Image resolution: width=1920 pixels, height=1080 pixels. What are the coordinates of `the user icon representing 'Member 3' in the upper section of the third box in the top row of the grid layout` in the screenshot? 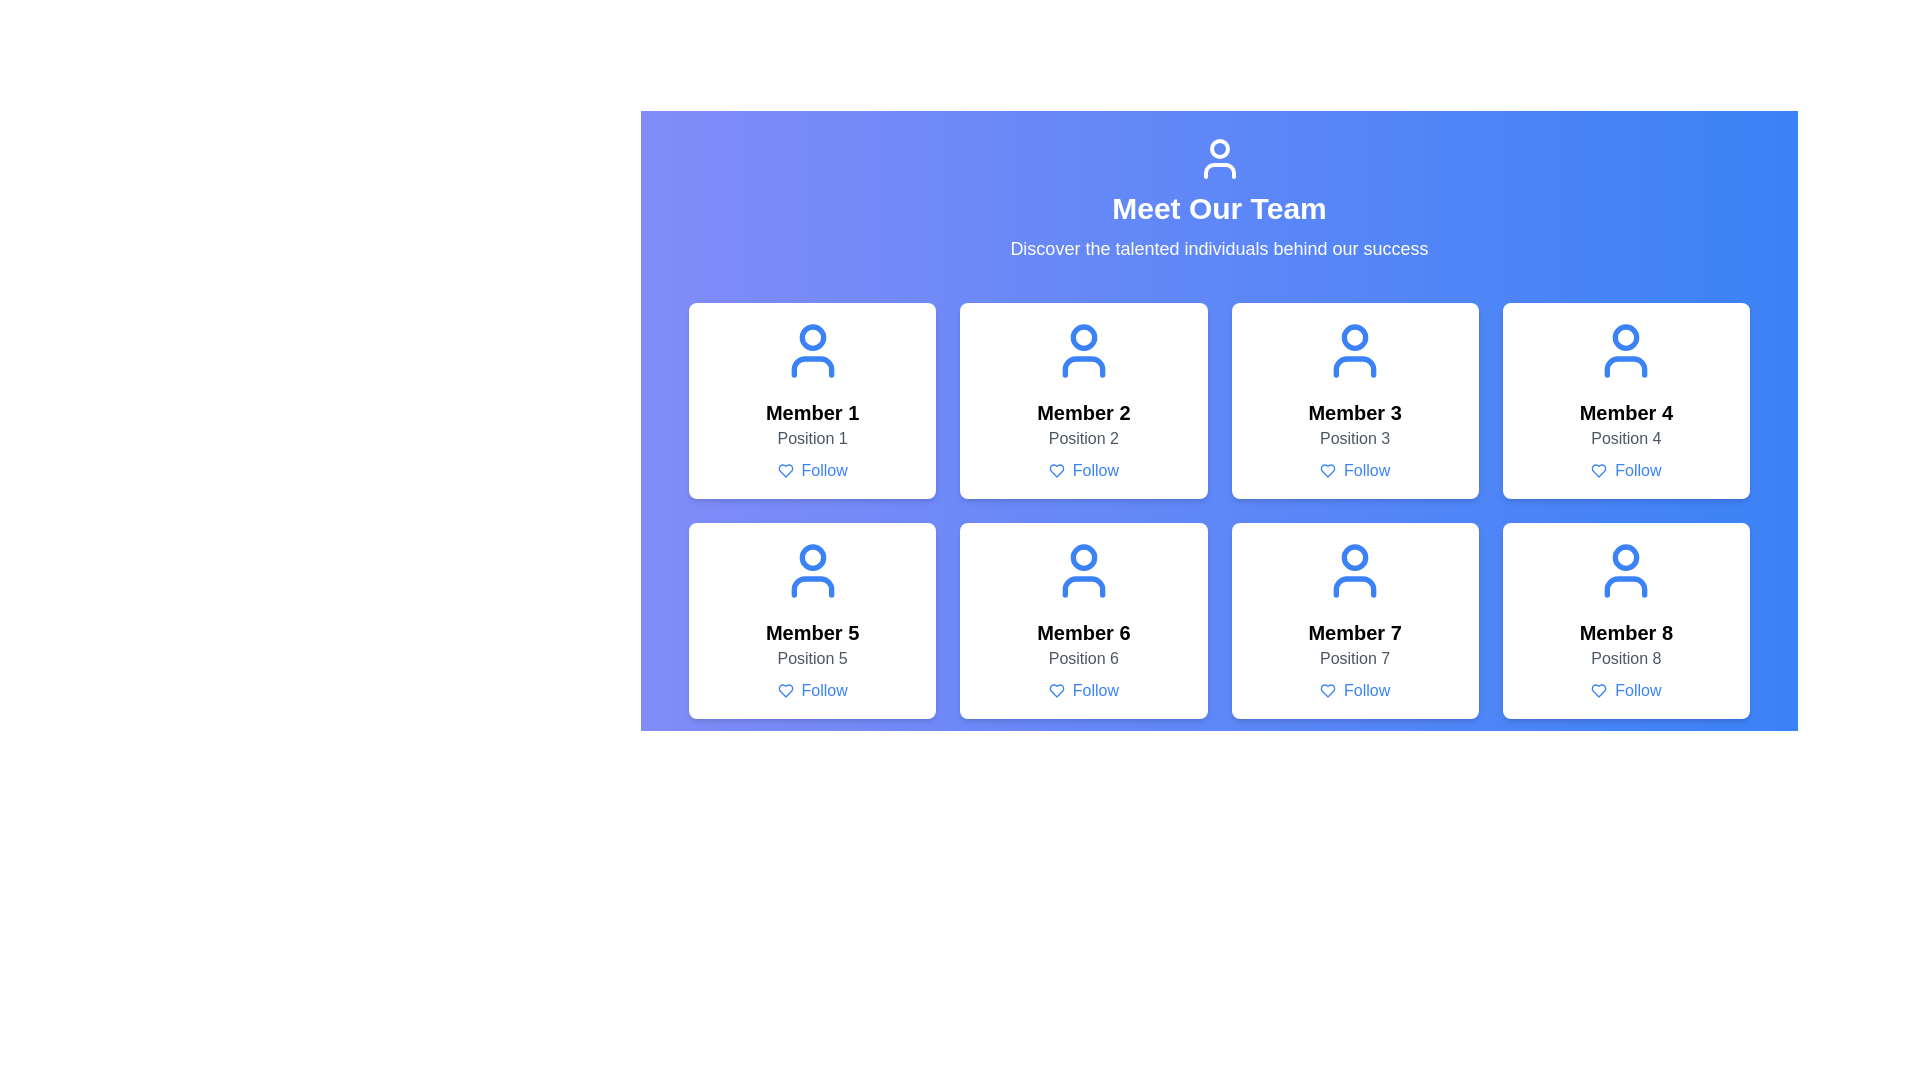 It's located at (1355, 350).